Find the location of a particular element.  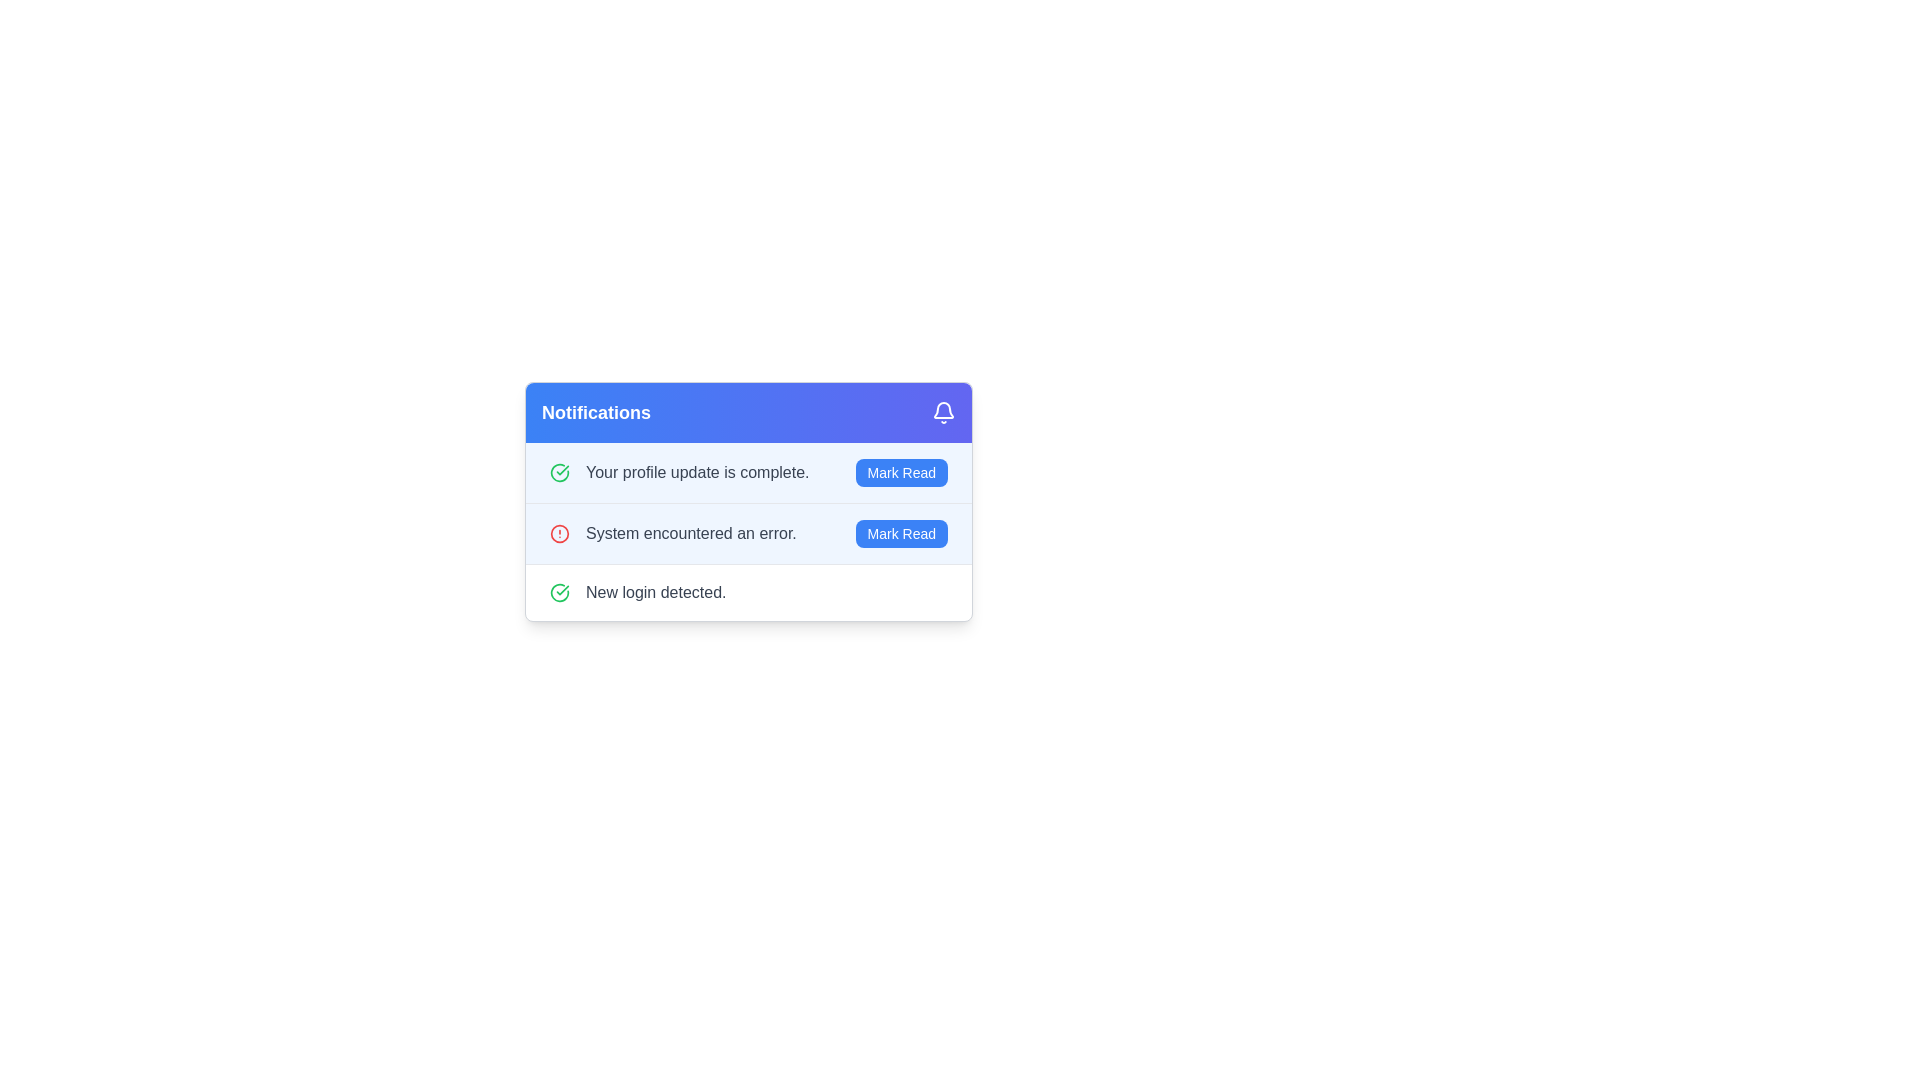

the bell-shaped notification icon located in the top-right corner of the header section labeled 'Notifications' is located at coordinates (943, 411).